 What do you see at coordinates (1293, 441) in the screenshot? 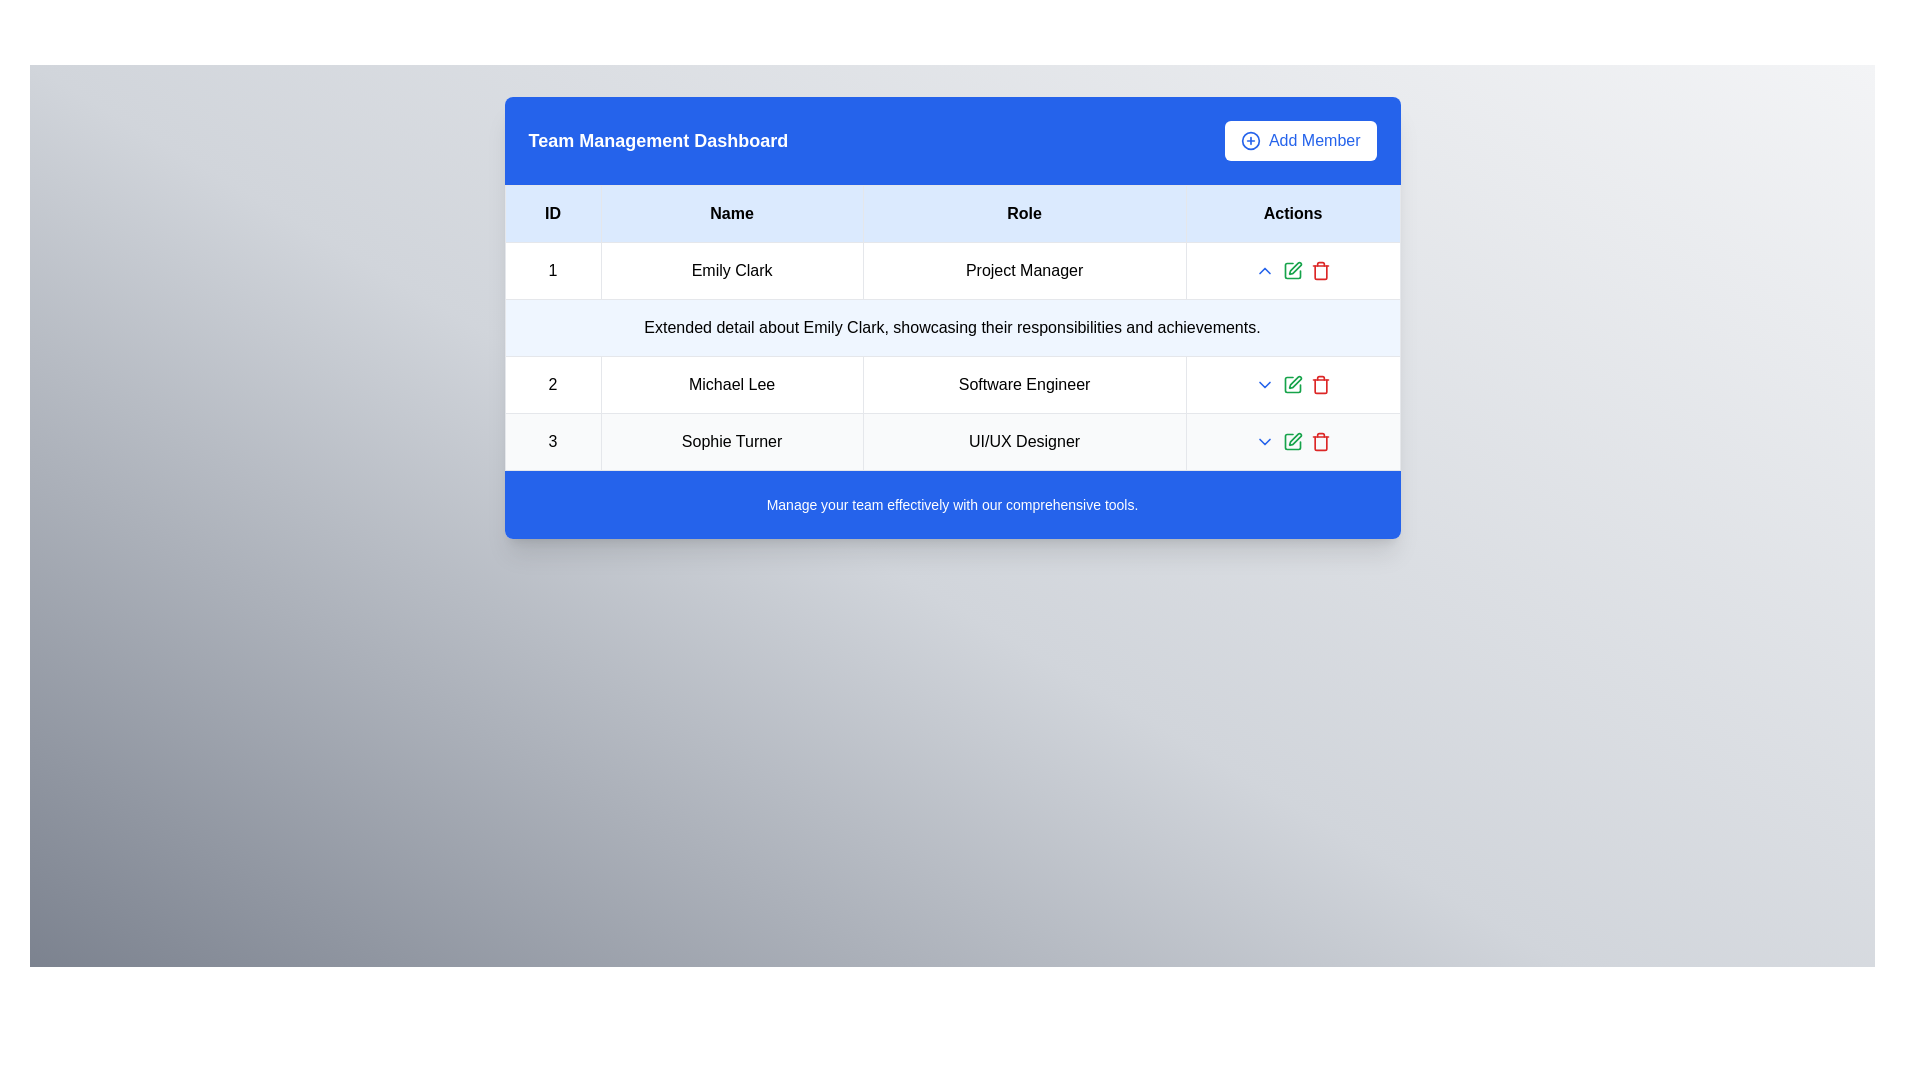
I see `the second interactive icon in the Actions column of the third row of the table, which represents an edit or update function` at bounding box center [1293, 441].